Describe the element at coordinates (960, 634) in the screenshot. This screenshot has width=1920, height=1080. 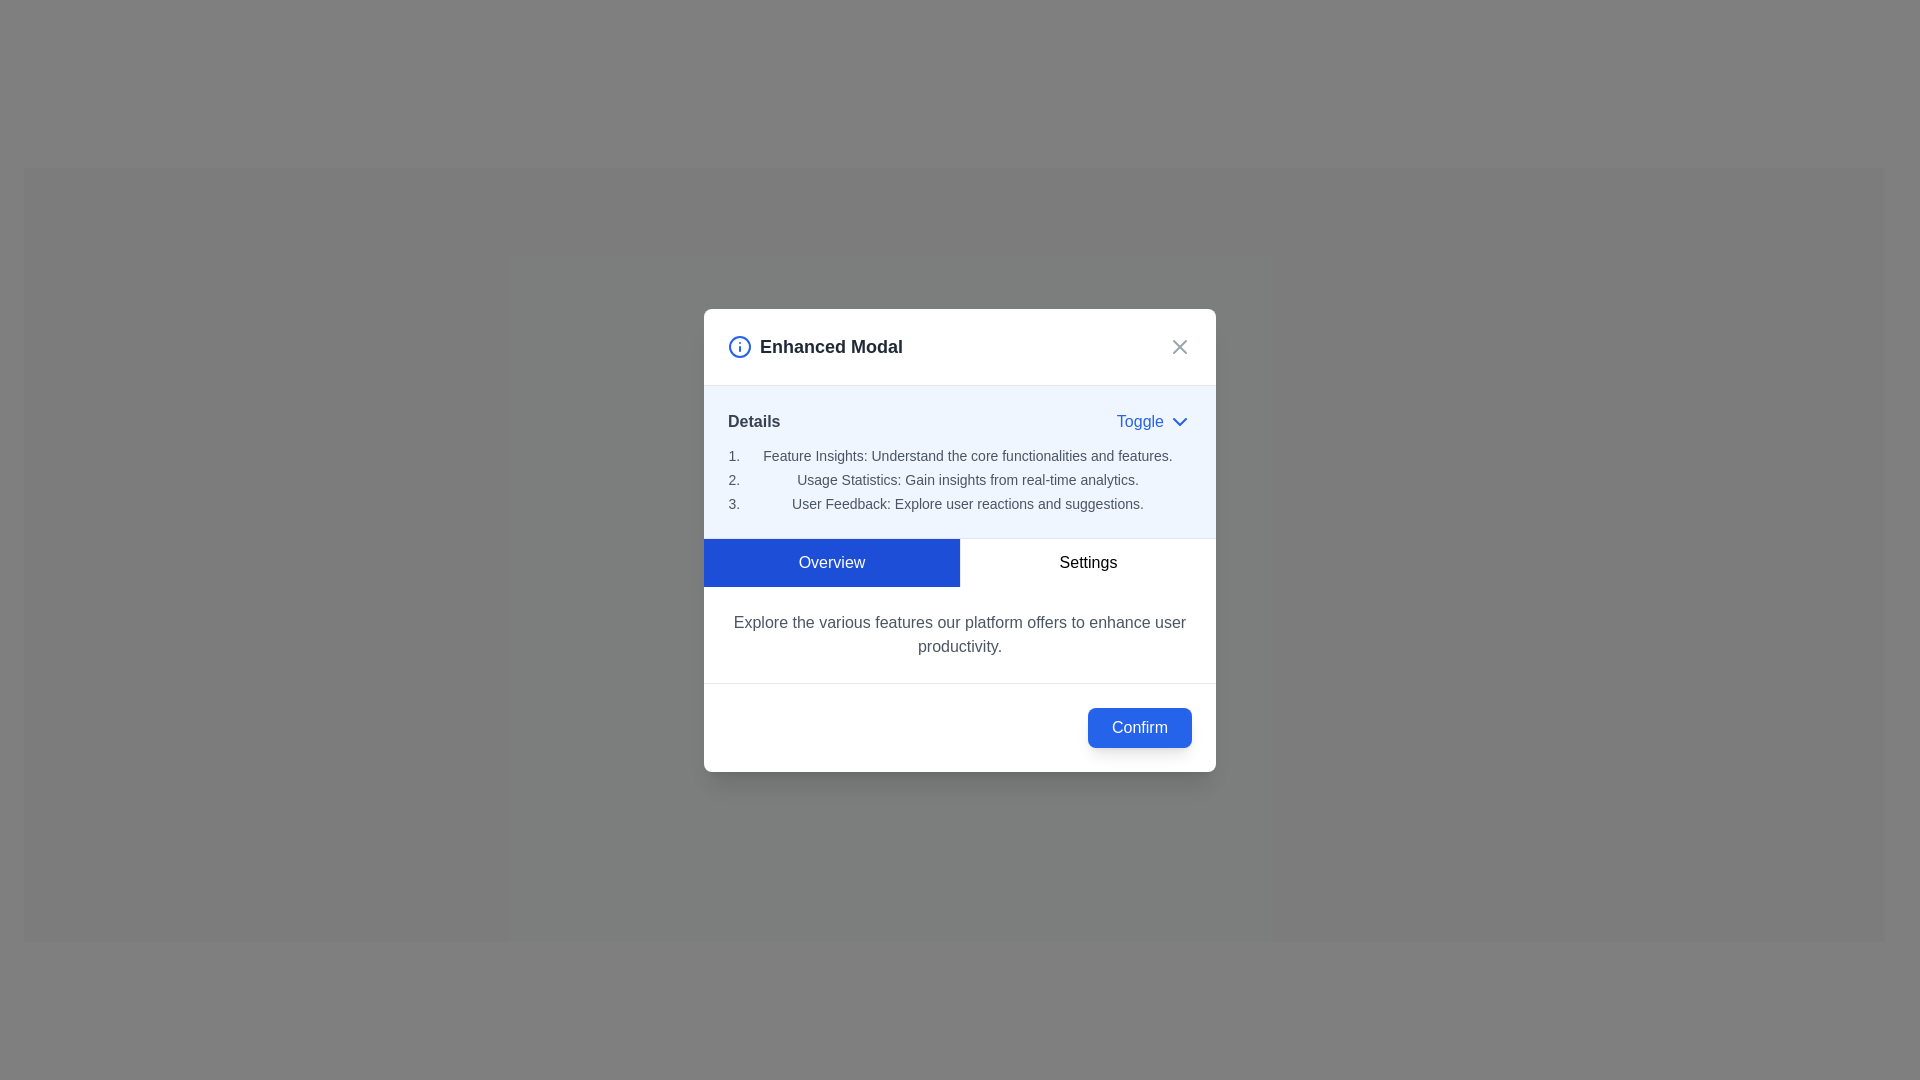
I see `the text element that states 'Explore the various features our platform offers to enhance user productivity.' styled with gray text color located at the bottom of the modal` at that location.